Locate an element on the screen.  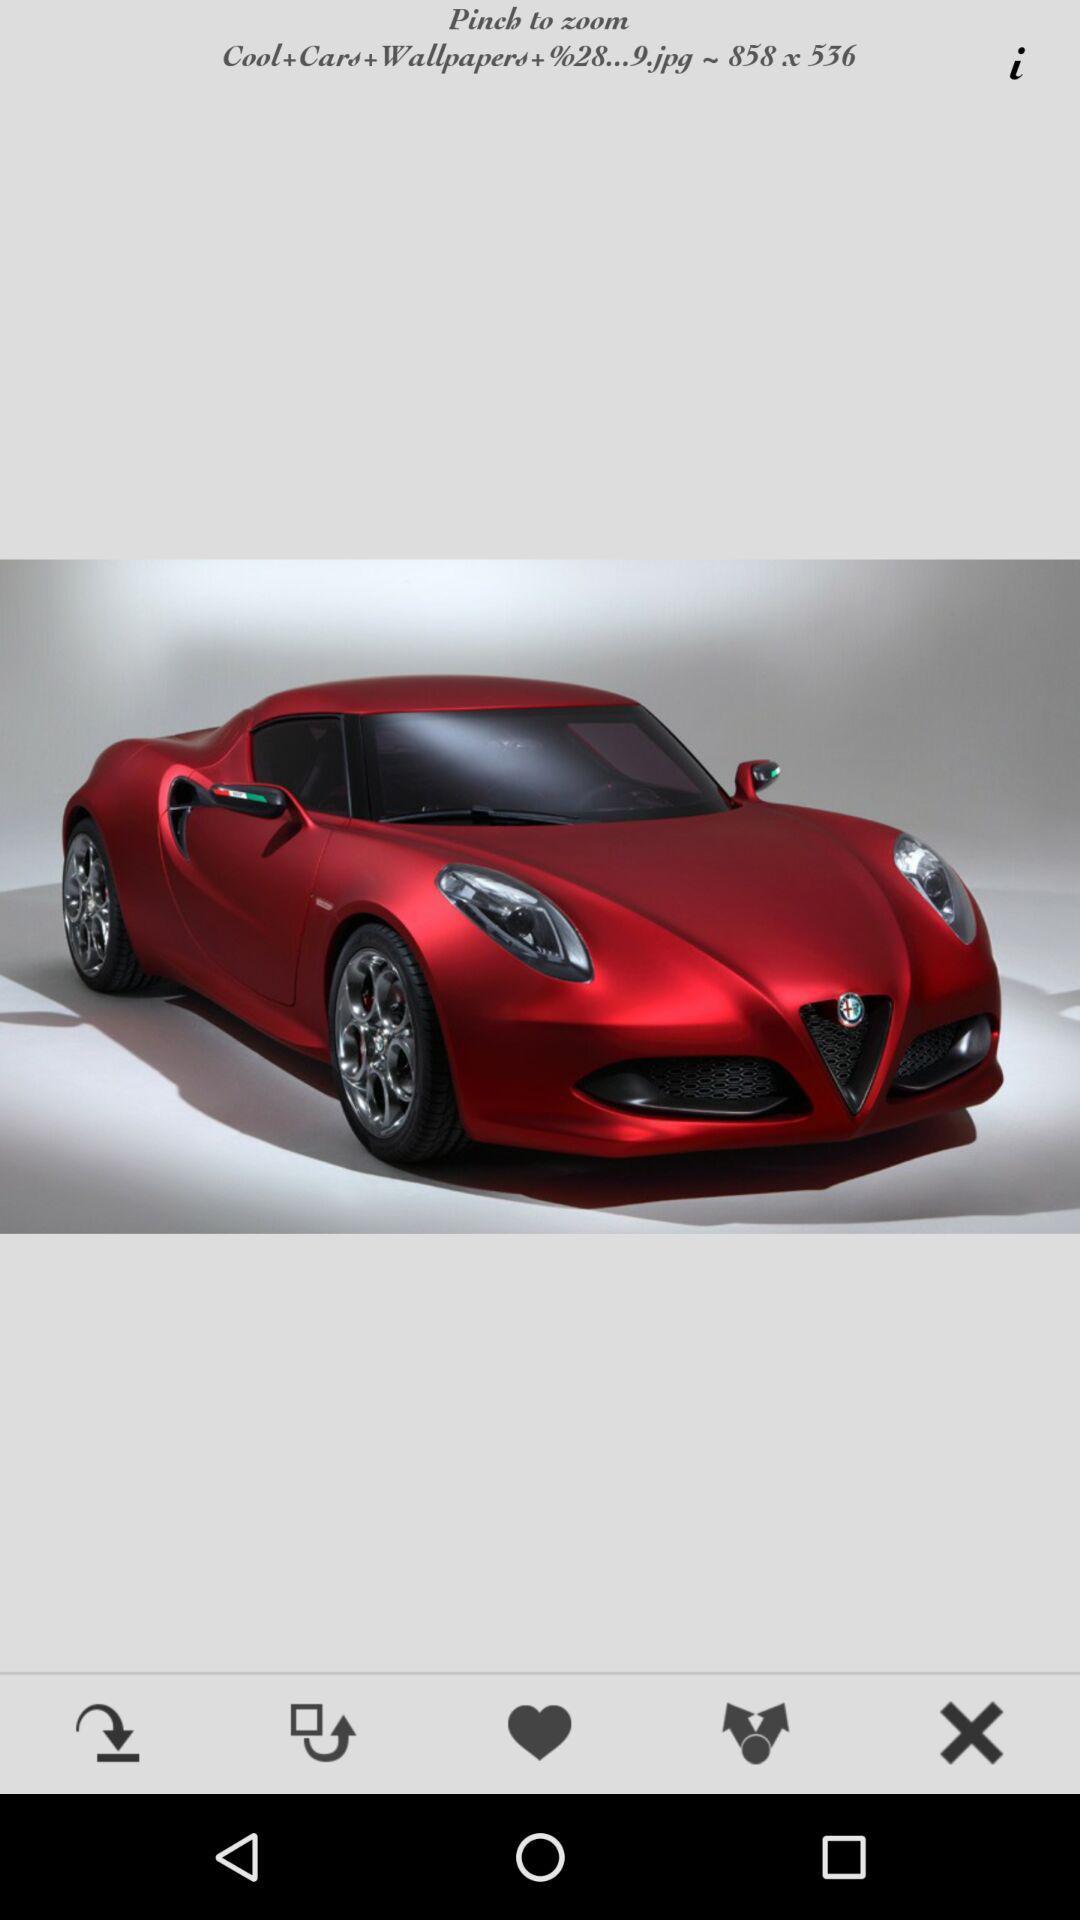
view image above is located at coordinates (323, 1734).